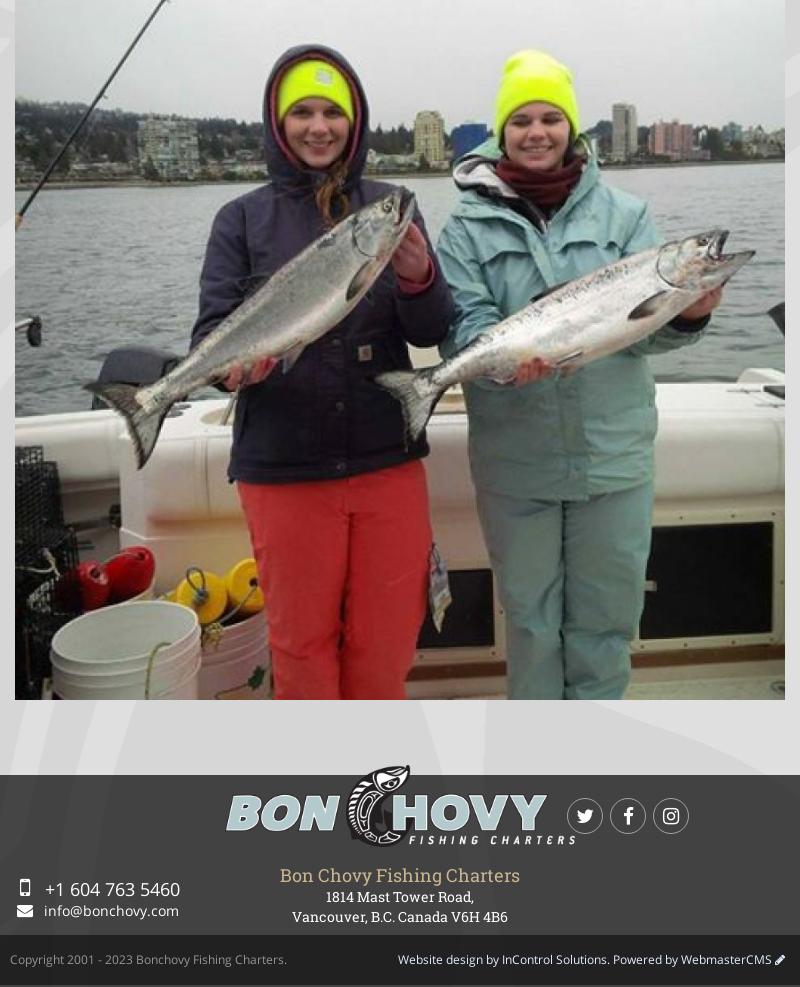 The height and width of the screenshot is (987, 800). What do you see at coordinates (400, 872) in the screenshot?
I see `'Bon Chovy Fishing Charters'` at bounding box center [400, 872].